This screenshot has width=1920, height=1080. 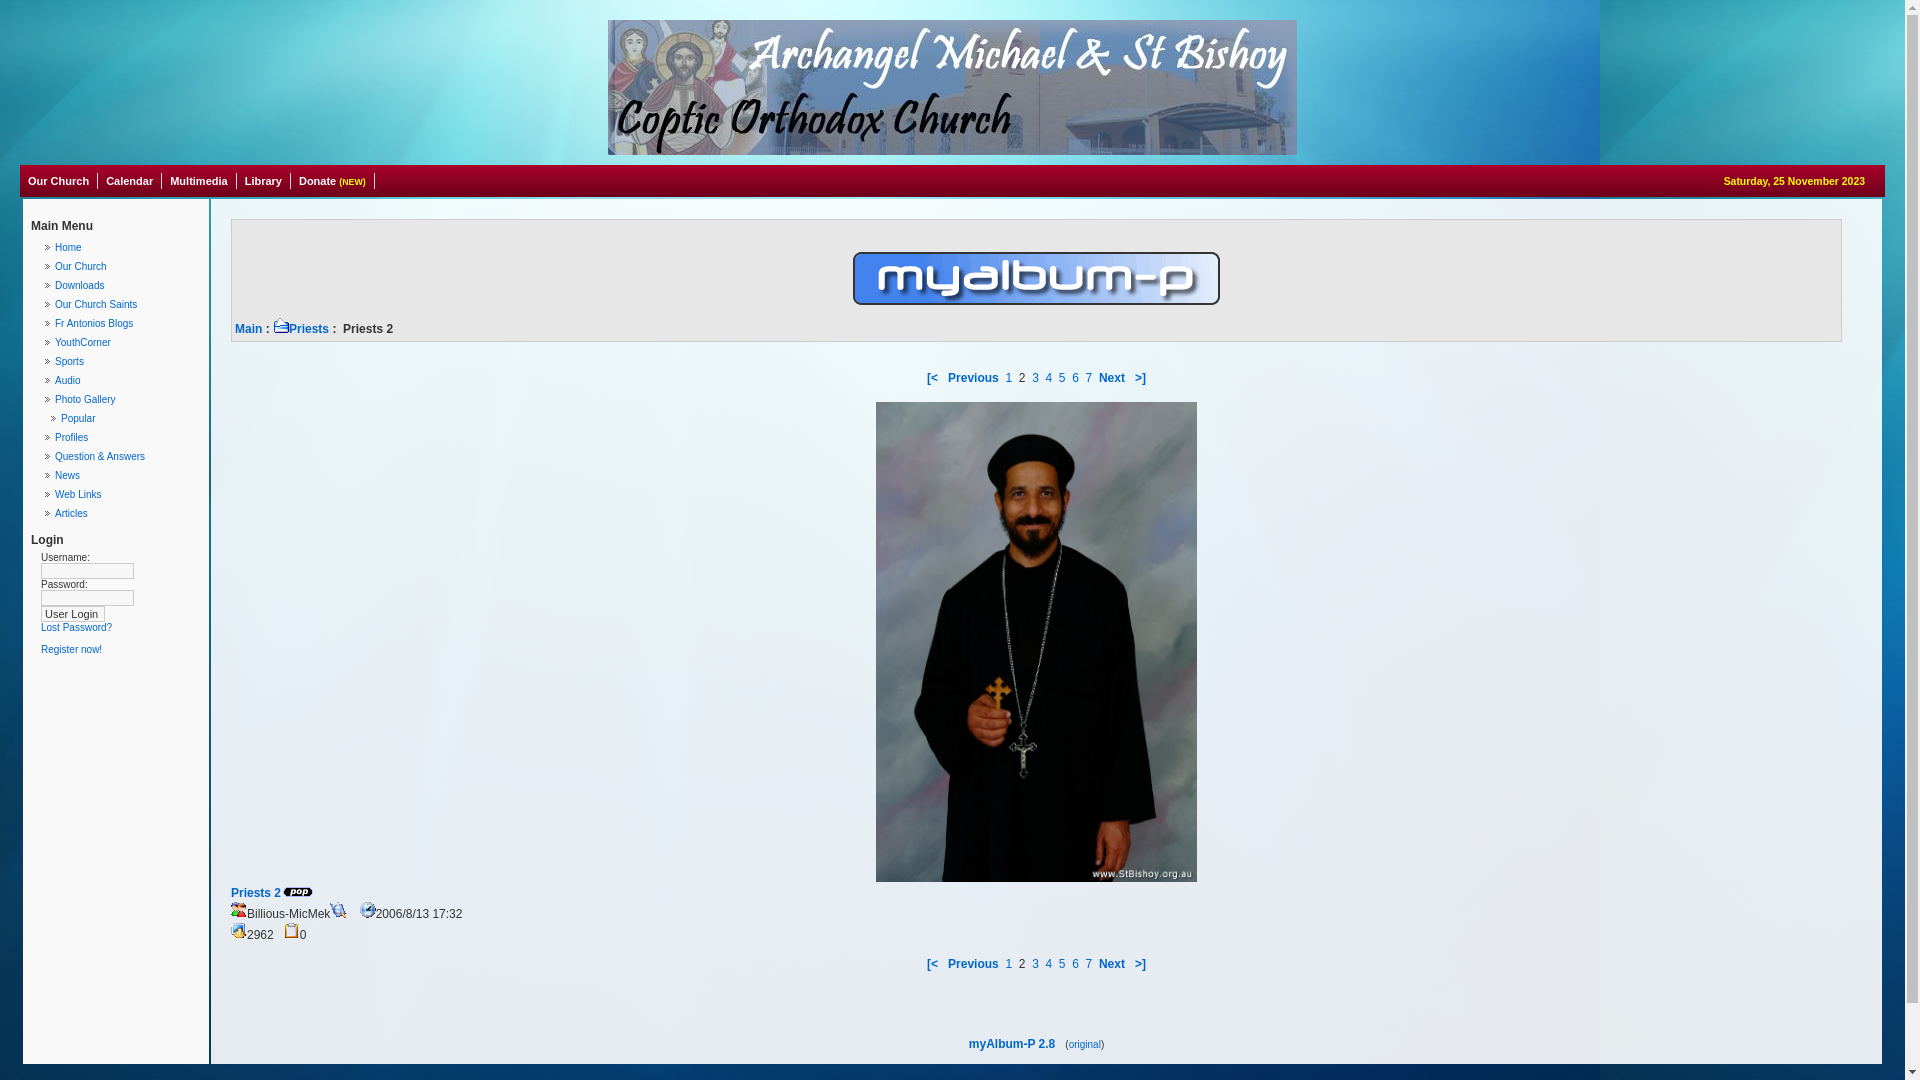 What do you see at coordinates (119, 417) in the screenshot?
I see `'Popular'` at bounding box center [119, 417].